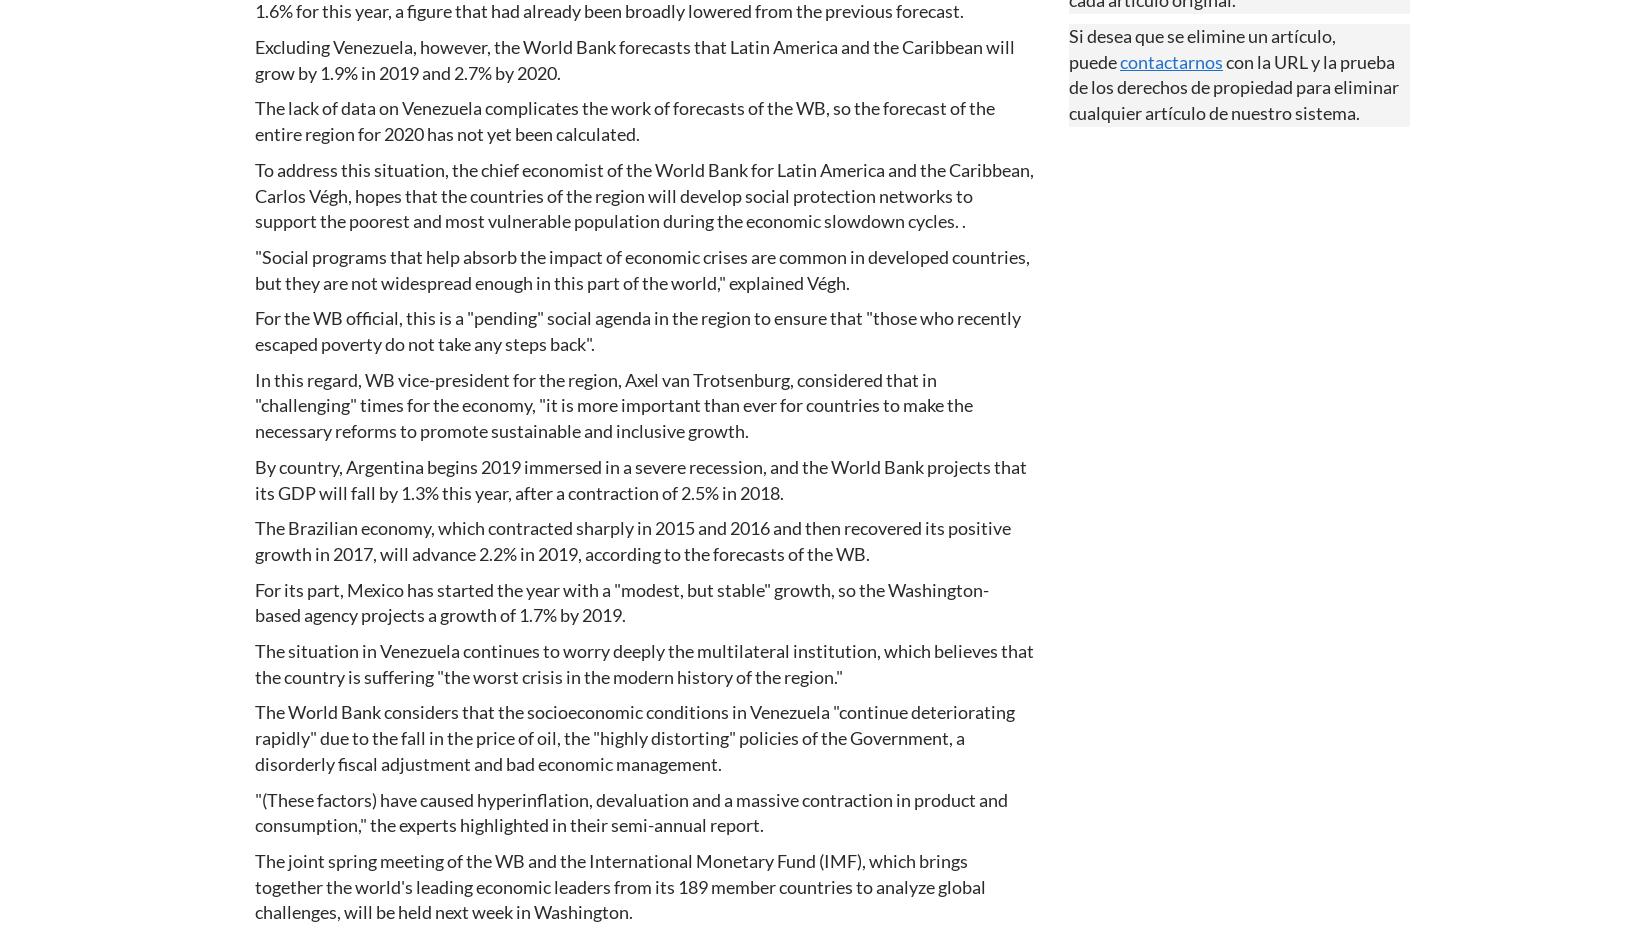 Image resolution: width=1650 pixels, height=936 pixels. What do you see at coordinates (1202, 48) in the screenshot?
I see `'Si desea que se elimine un artículo, puede'` at bounding box center [1202, 48].